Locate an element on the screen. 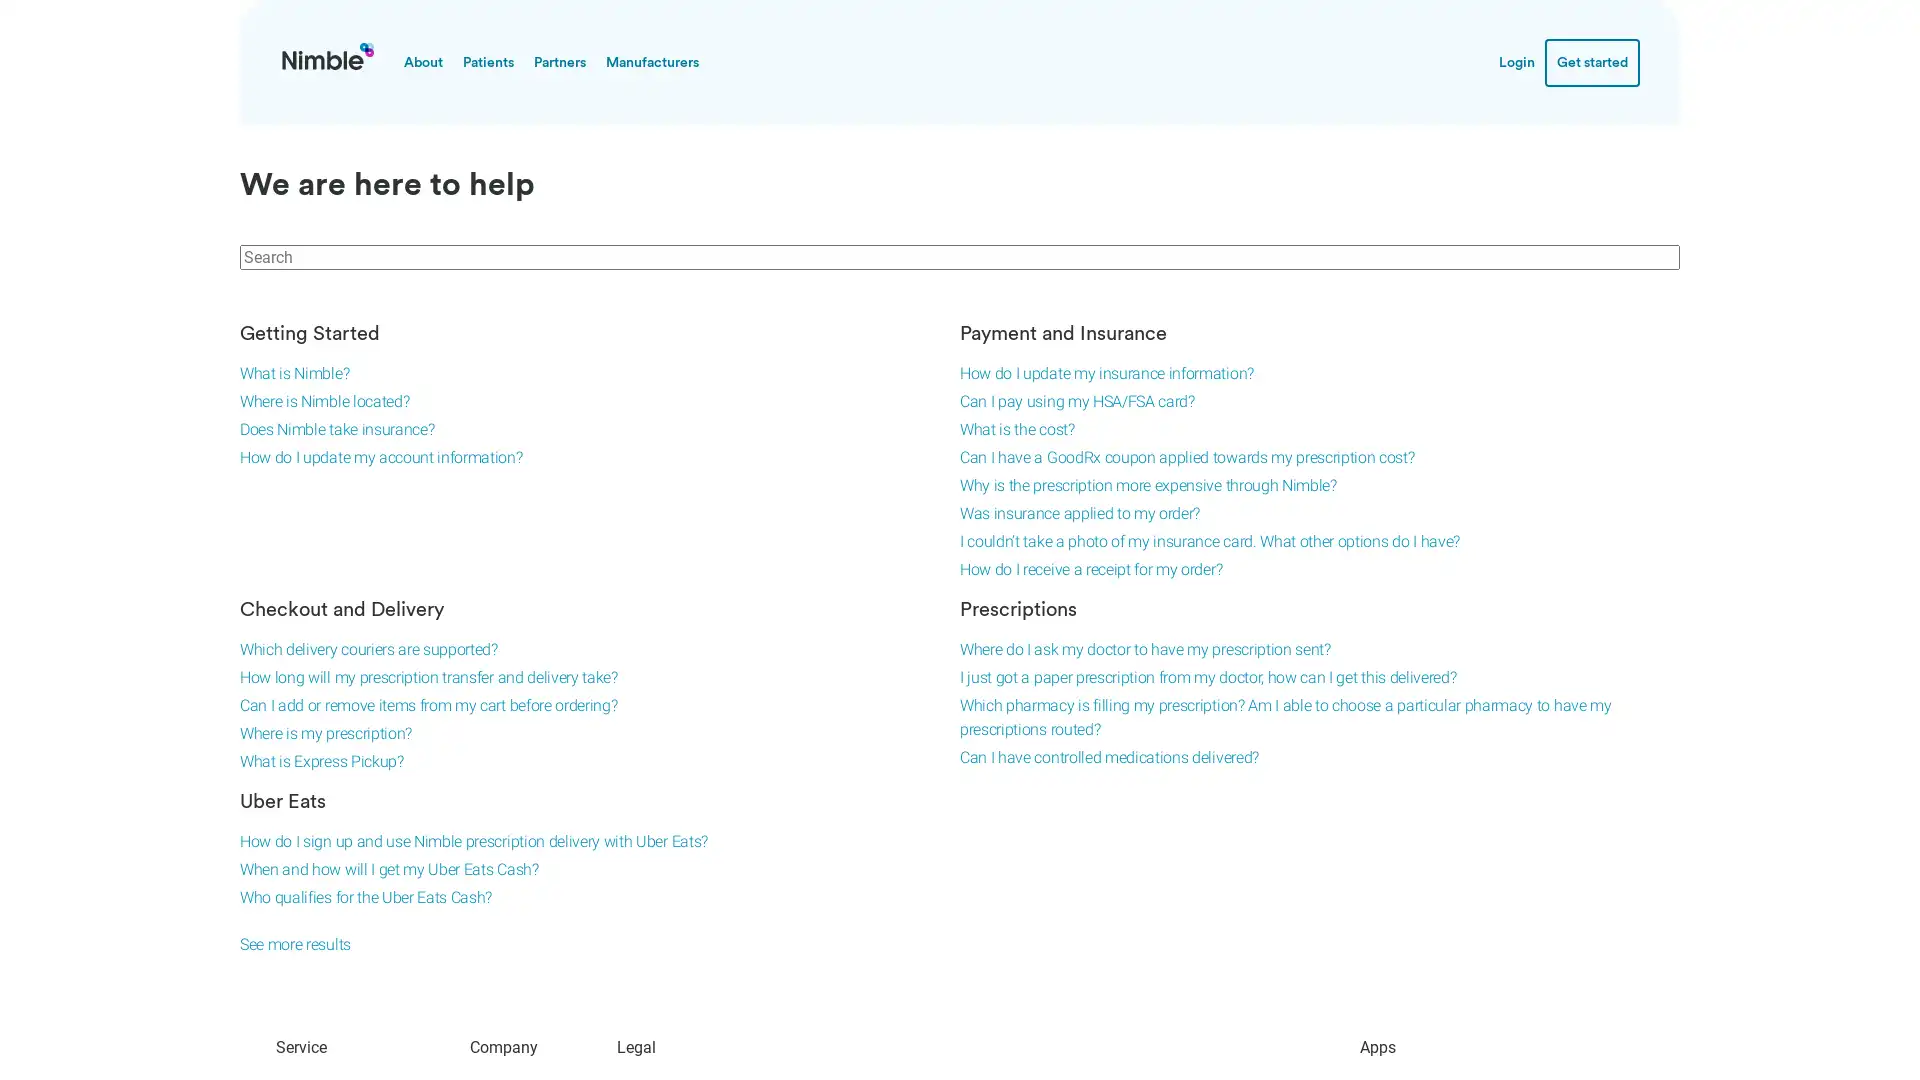  Get started is located at coordinates (1591, 60).